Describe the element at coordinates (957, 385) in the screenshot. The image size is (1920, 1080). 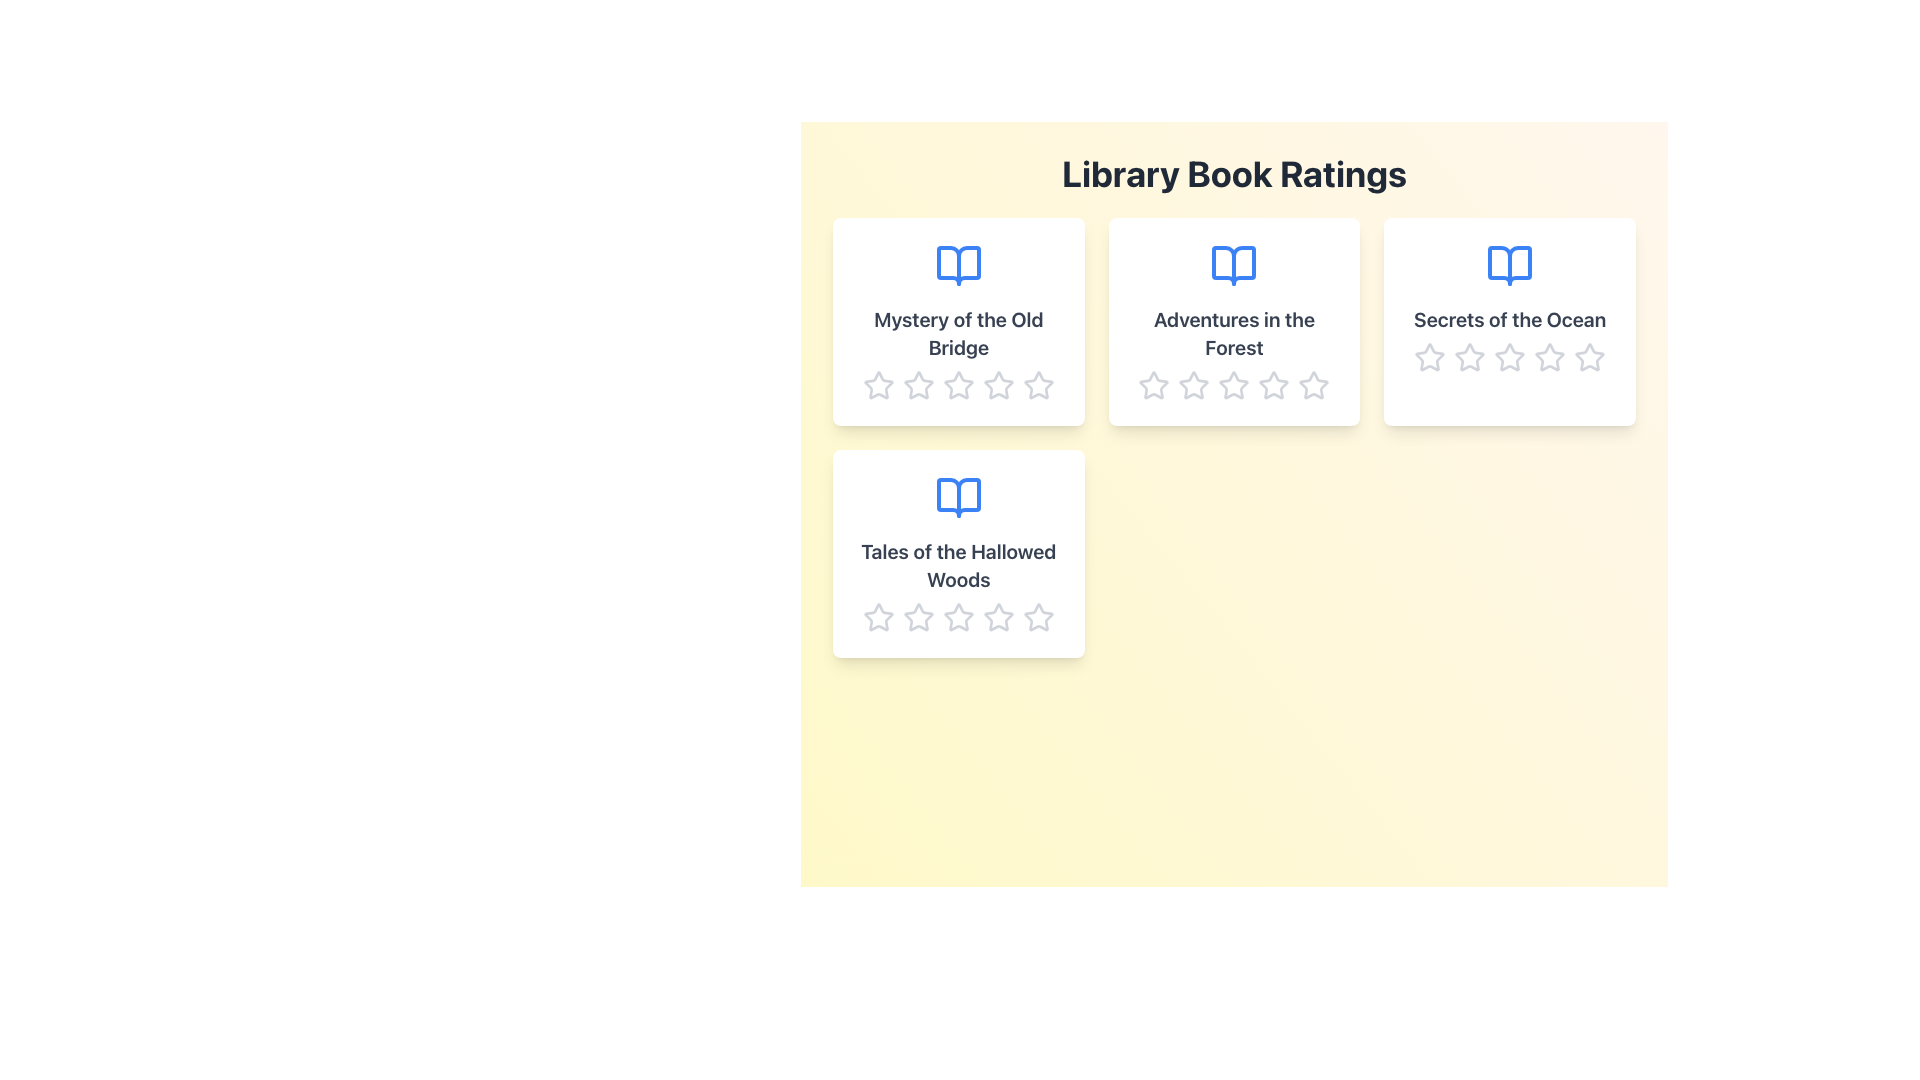
I see `the second star in the row of five rating stars for the book 'Mystery of the Old Bridge'` at that location.